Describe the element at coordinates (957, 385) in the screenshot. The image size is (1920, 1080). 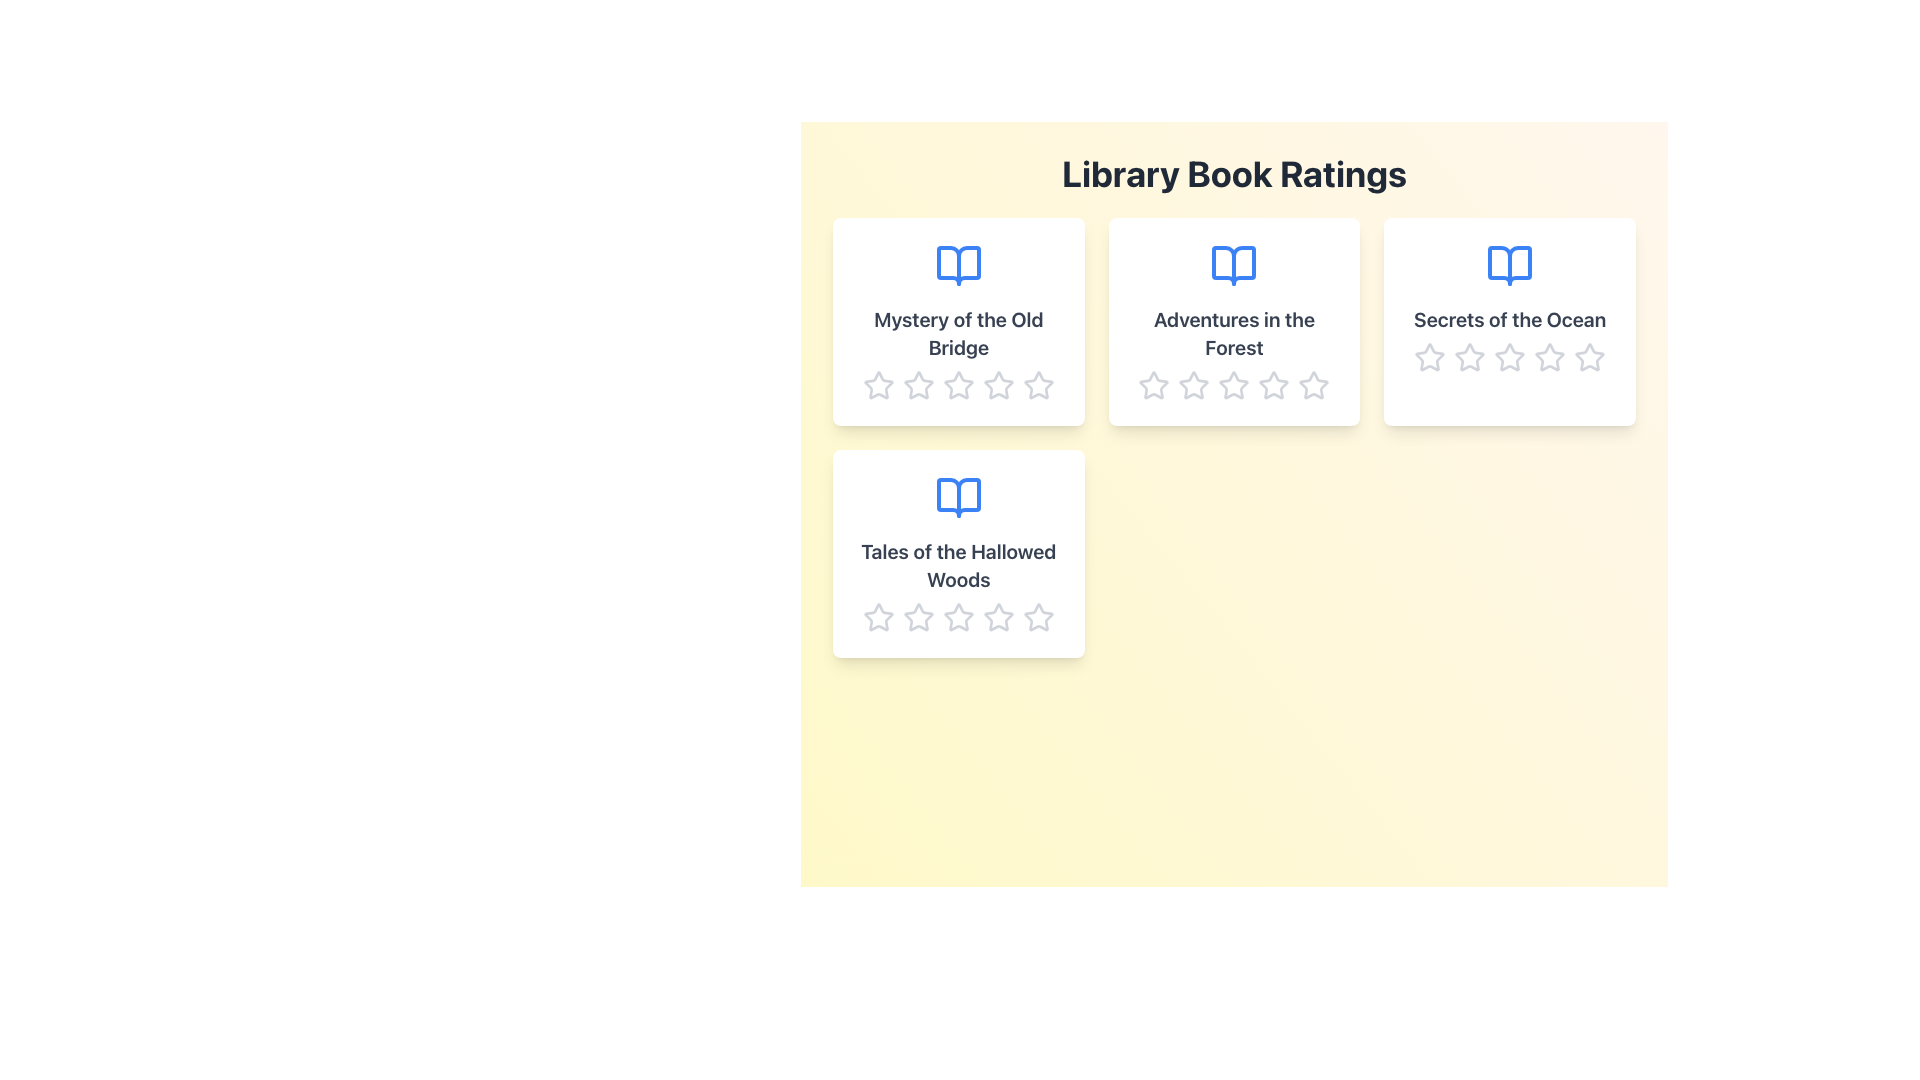
I see `the second star in the row of five rating stars for the book 'Mystery of the Old Bridge'` at that location.